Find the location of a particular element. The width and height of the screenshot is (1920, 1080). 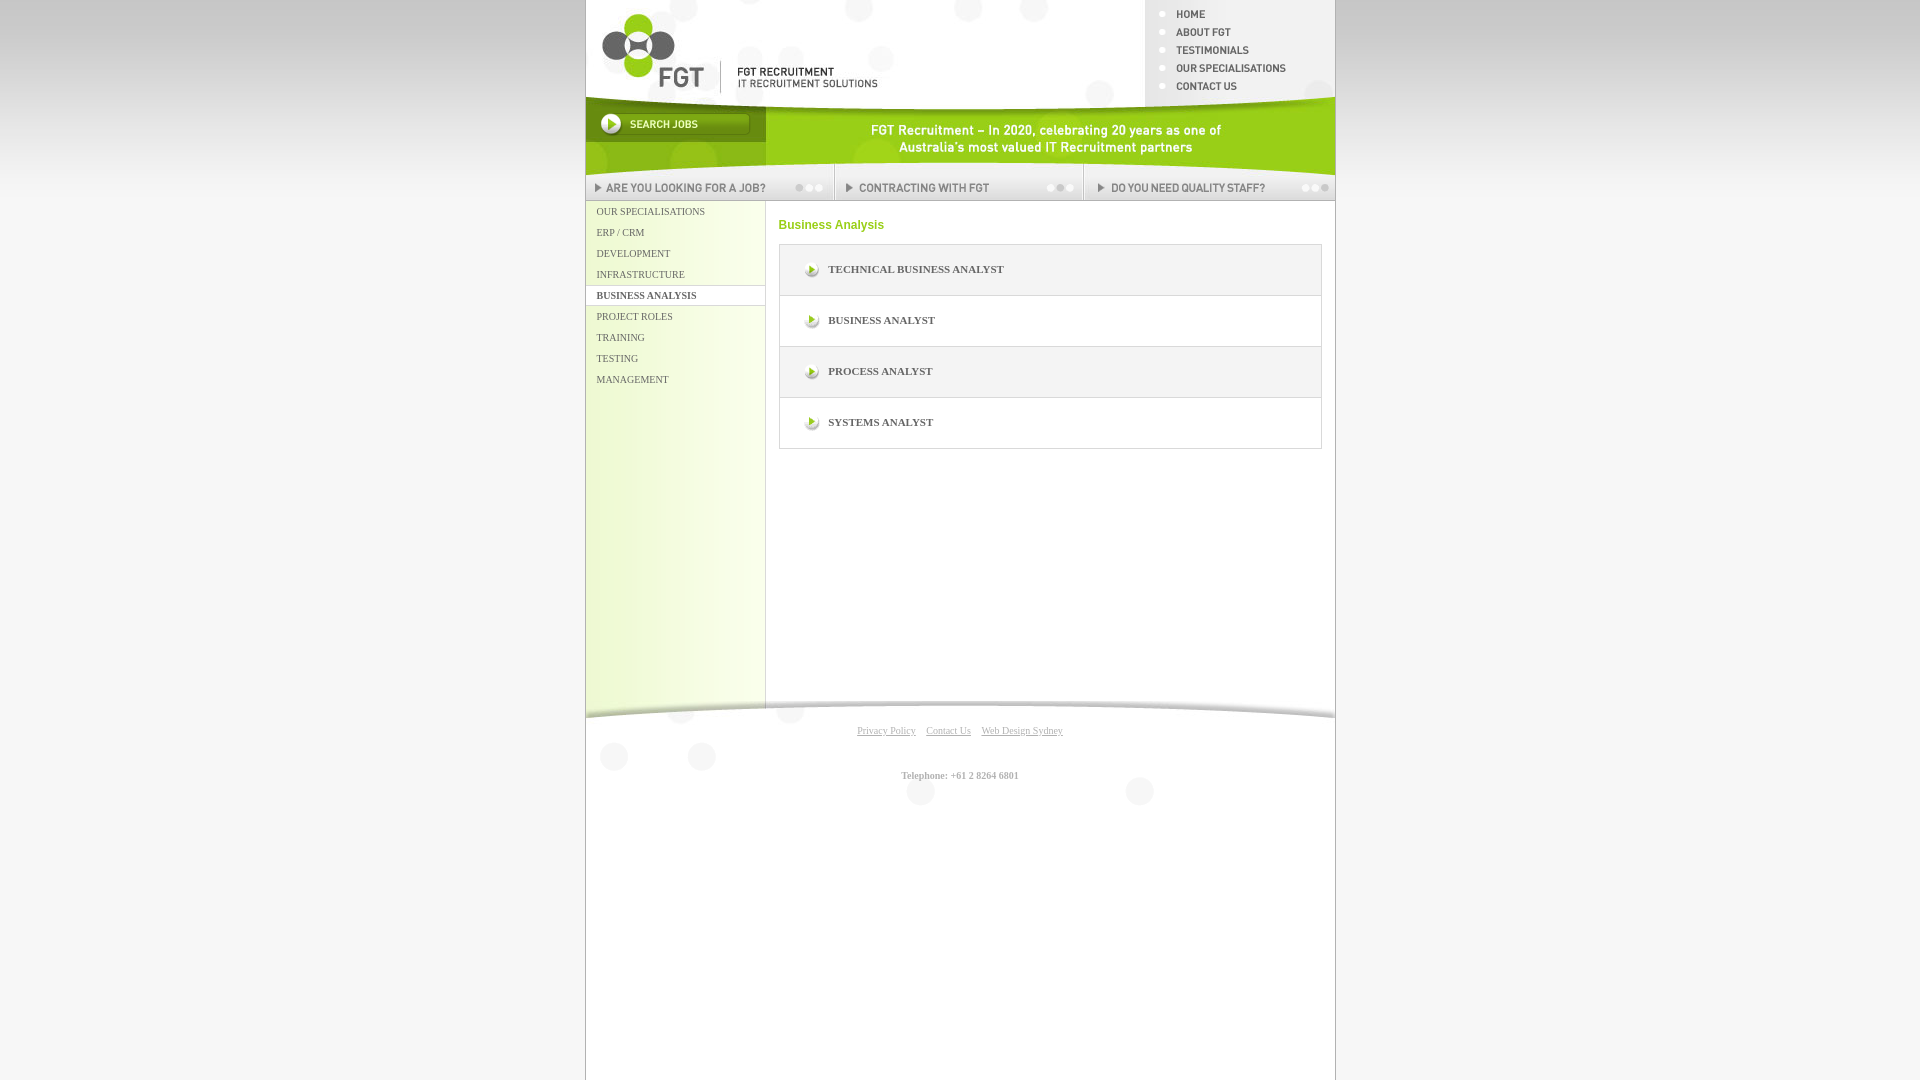

'ERP / CRM' is located at coordinates (676, 231).